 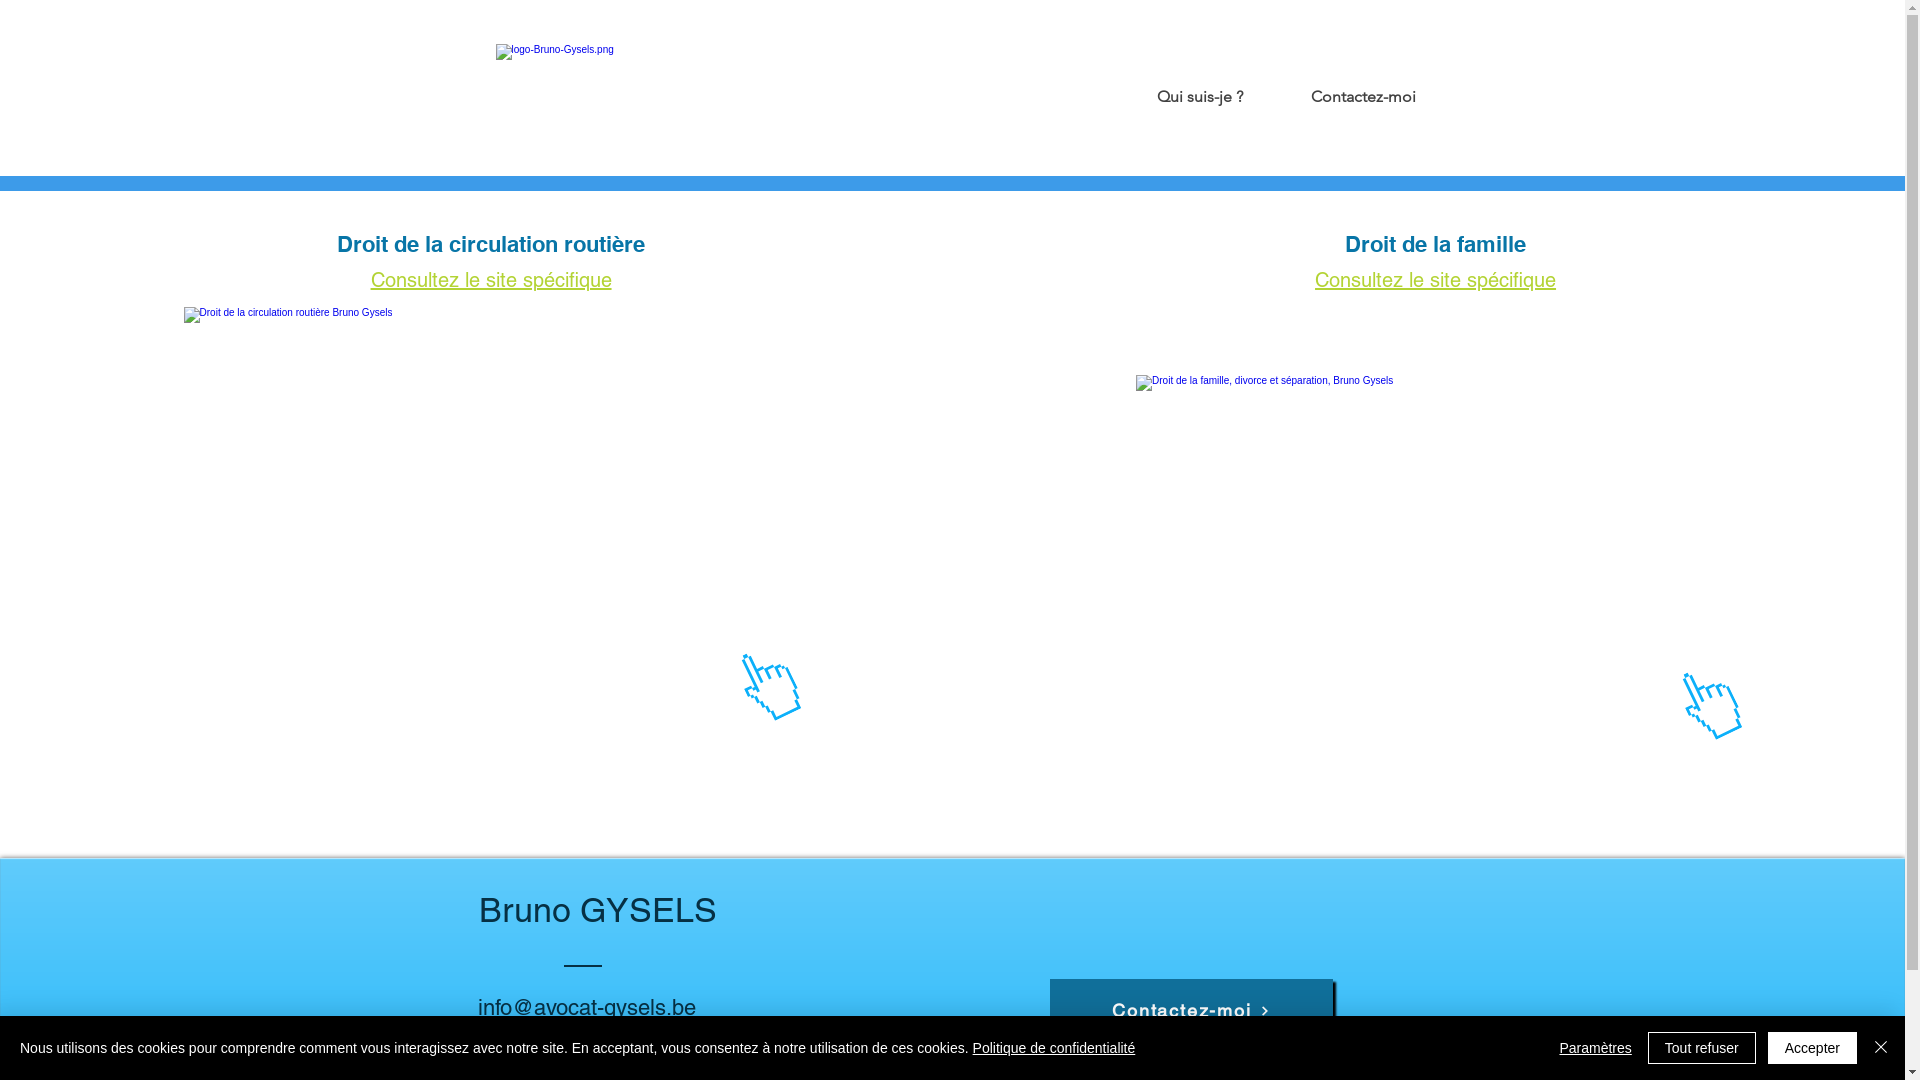 What do you see at coordinates (1175, 87) in the screenshot?
I see `'Qui suis-je ?'` at bounding box center [1175, 87].